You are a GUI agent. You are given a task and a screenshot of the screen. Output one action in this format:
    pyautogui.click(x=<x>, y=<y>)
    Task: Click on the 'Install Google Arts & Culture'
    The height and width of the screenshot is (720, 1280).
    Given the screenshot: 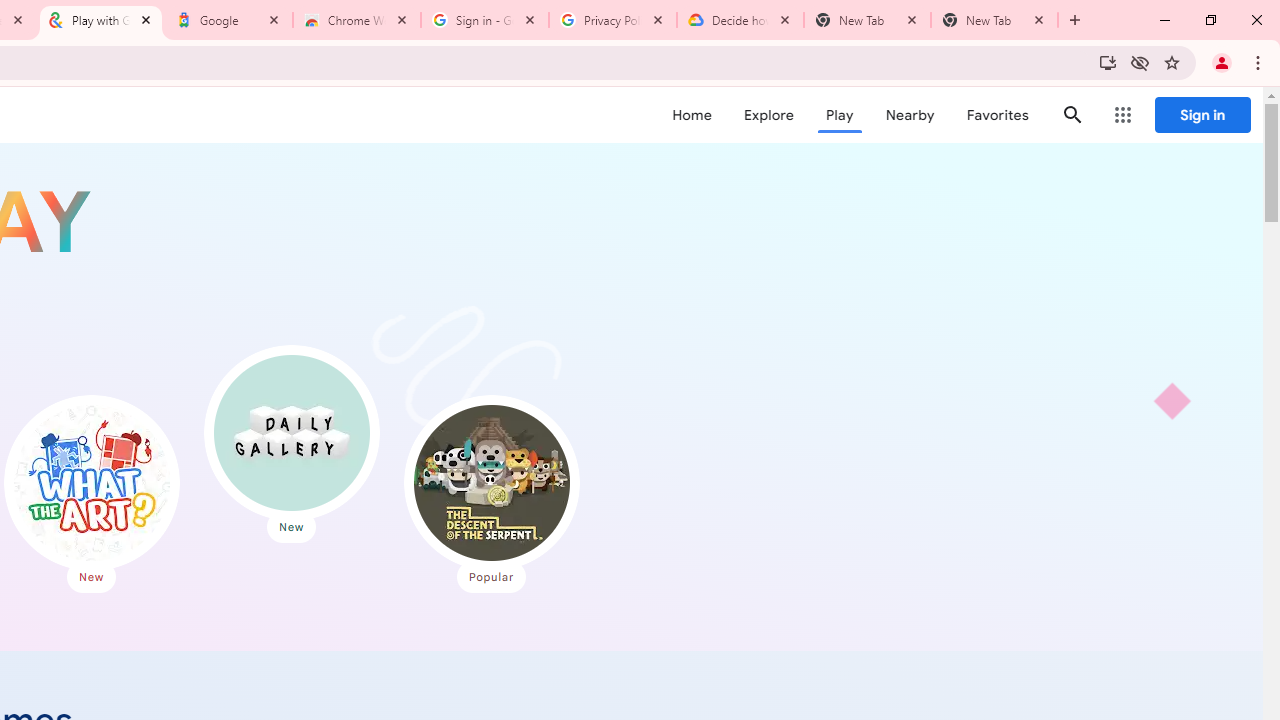 What is the action you would take?
    pyautogui.click(x=1106, y=61)
    